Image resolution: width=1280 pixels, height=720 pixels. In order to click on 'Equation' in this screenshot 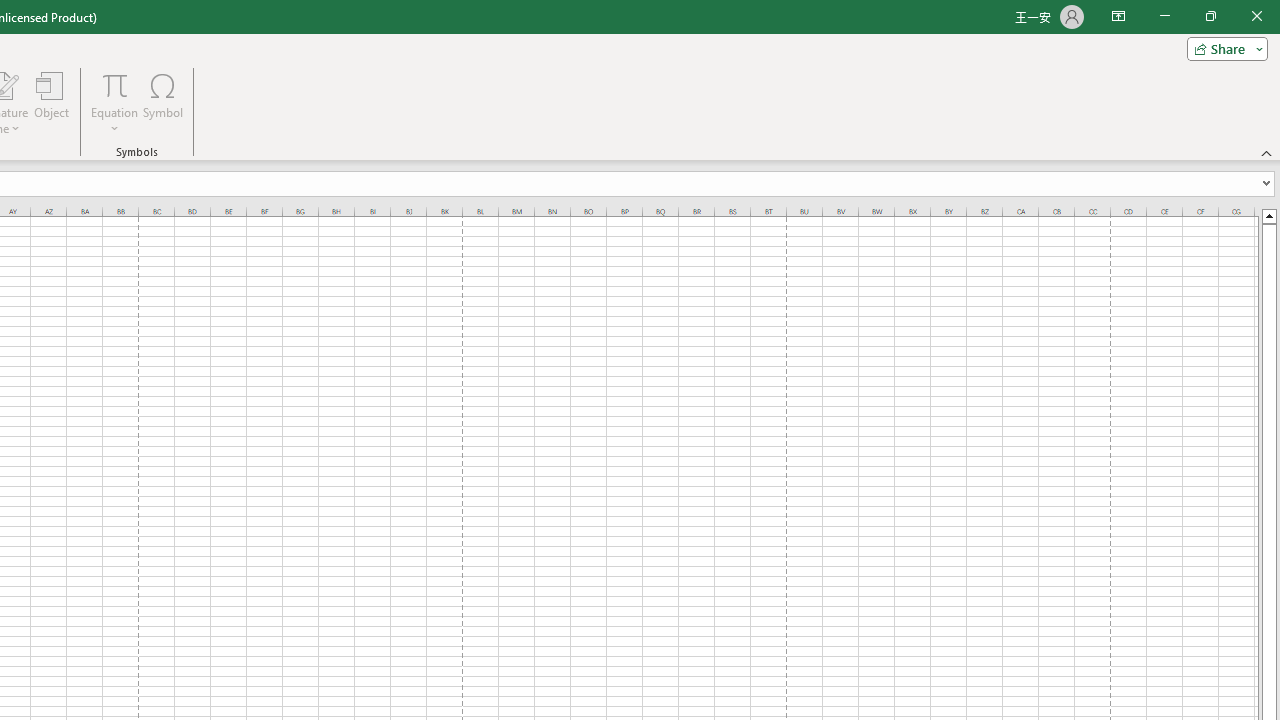, I will do `click(114, 103)`.